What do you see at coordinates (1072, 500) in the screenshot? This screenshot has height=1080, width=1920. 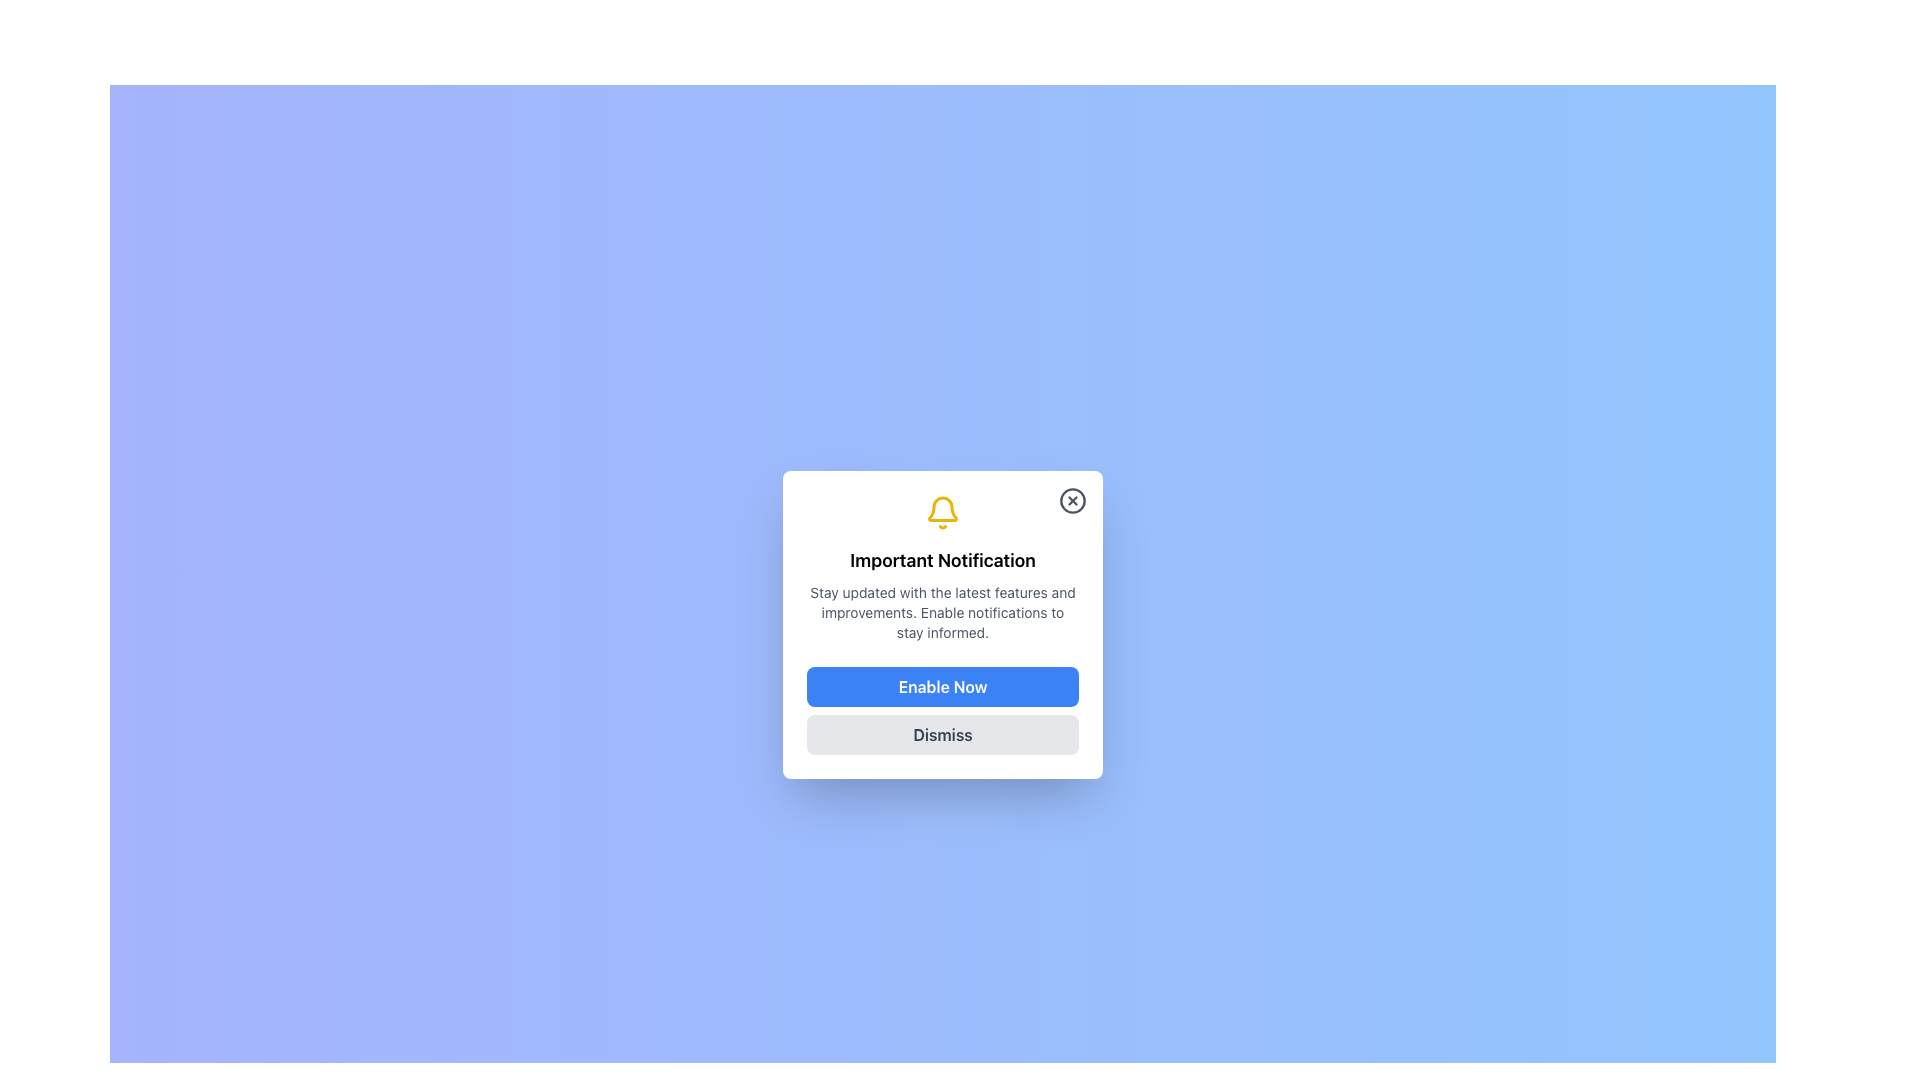 I see `the close icon button located at the top-right corner of the notification modal` at bounding box center [1072, 500].